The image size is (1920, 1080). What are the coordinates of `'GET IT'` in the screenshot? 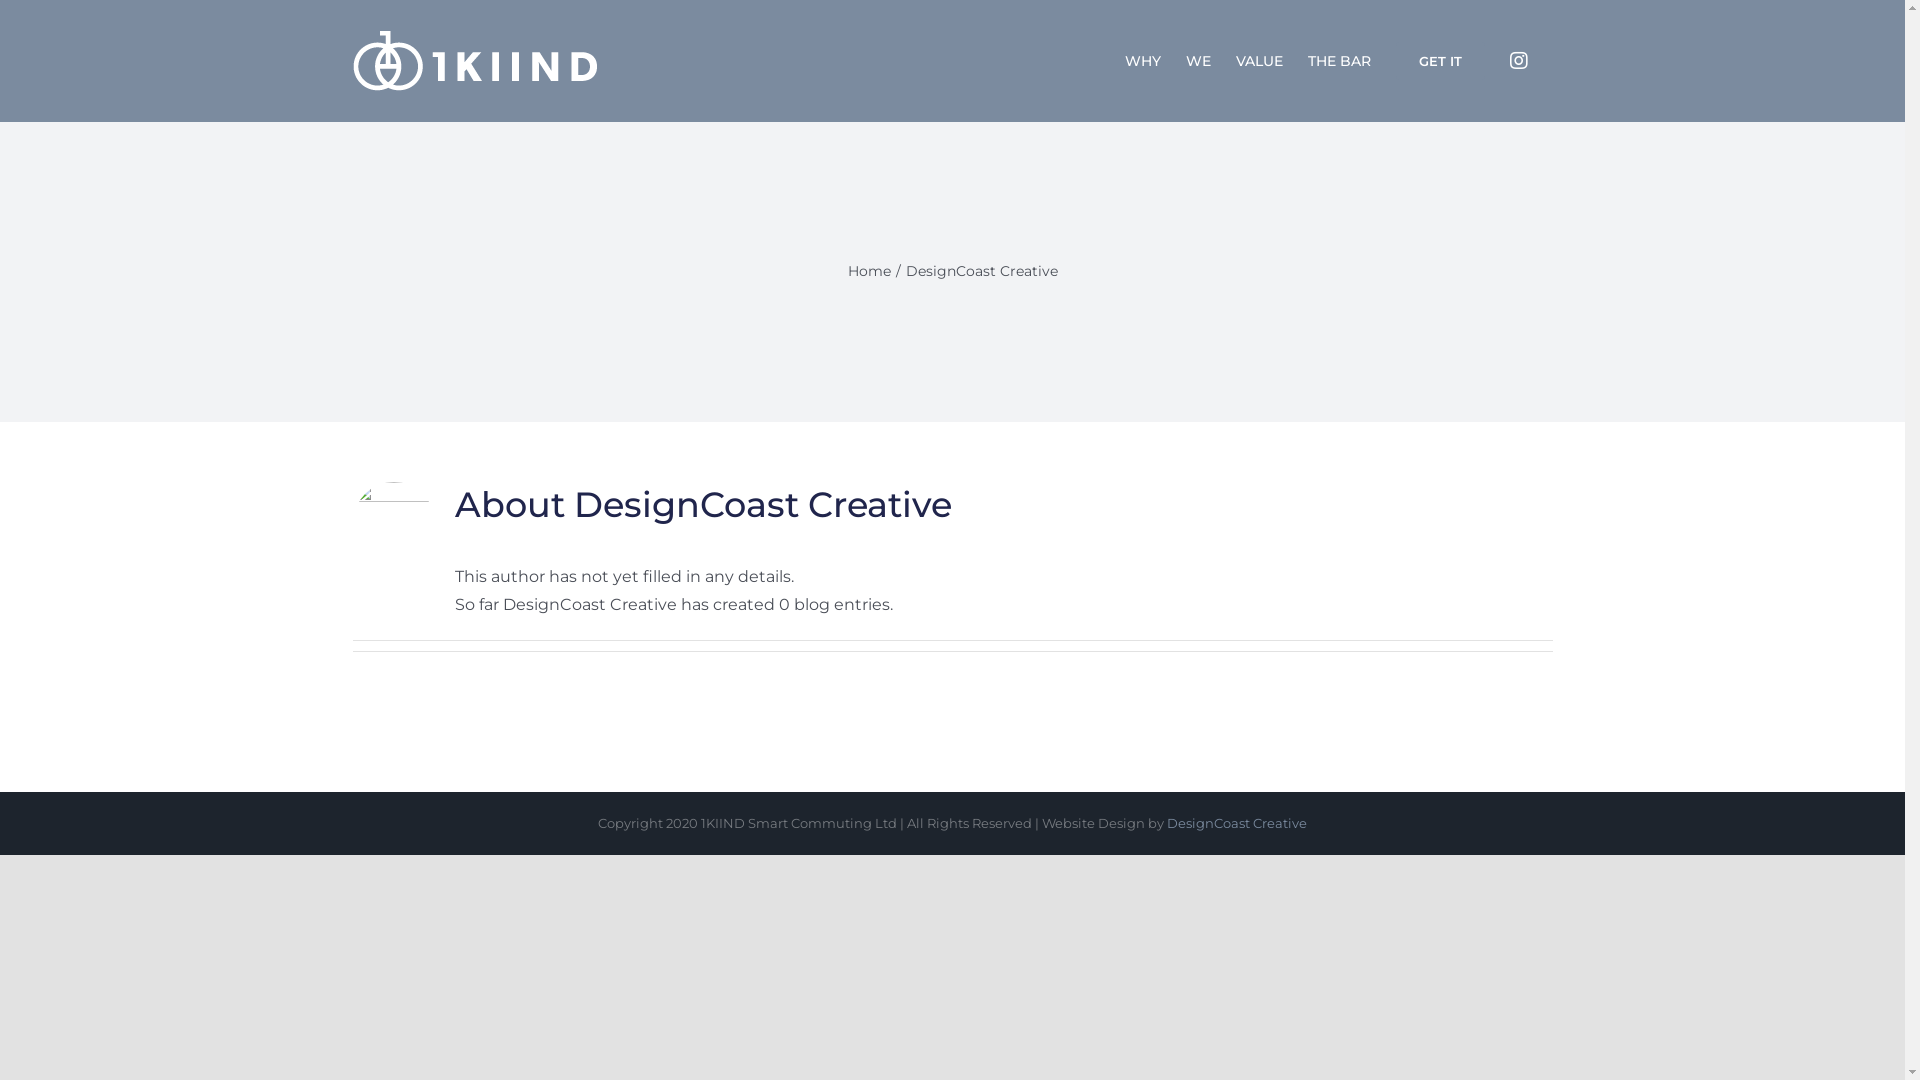 It's located at (1440, 60).